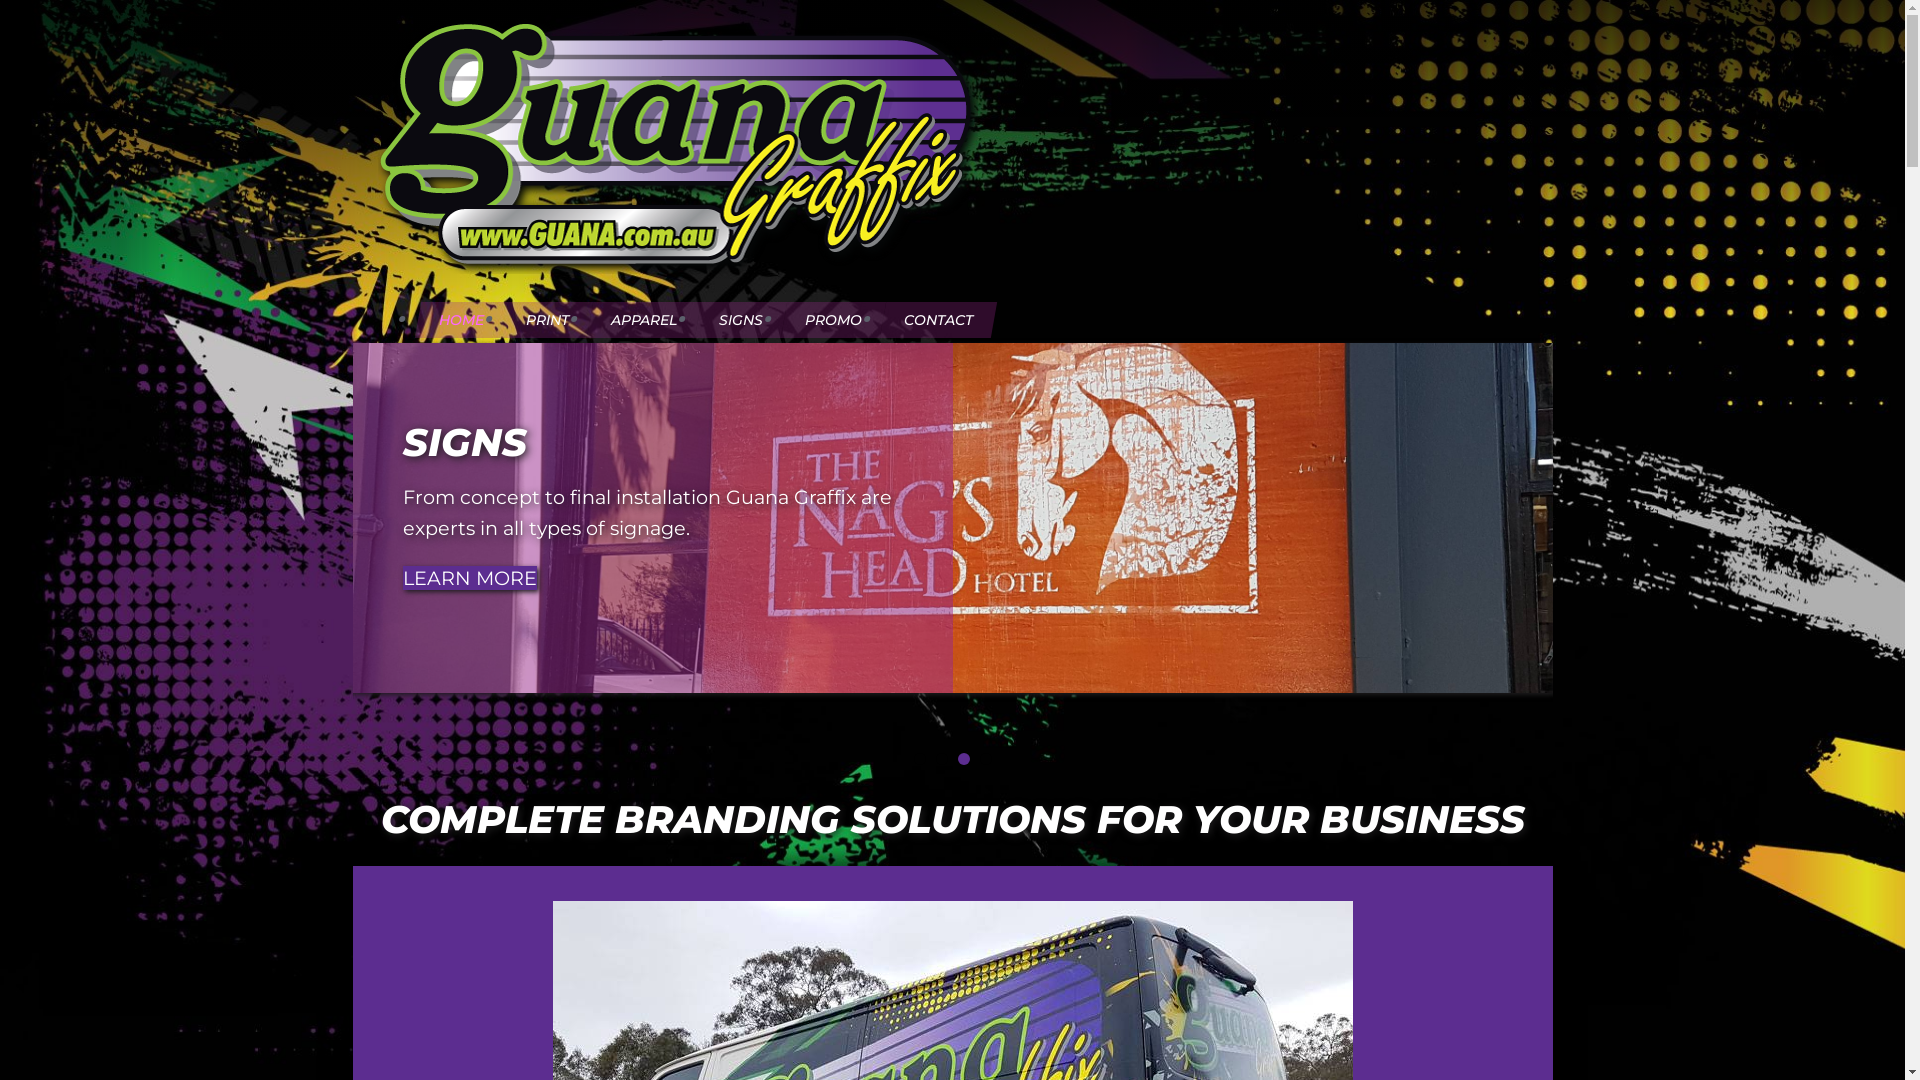 The image size is (1920, 1080). What do you see at coordinates (985, 759) in the screenshot?
I see `'4'` at bounding box center [985, 759].